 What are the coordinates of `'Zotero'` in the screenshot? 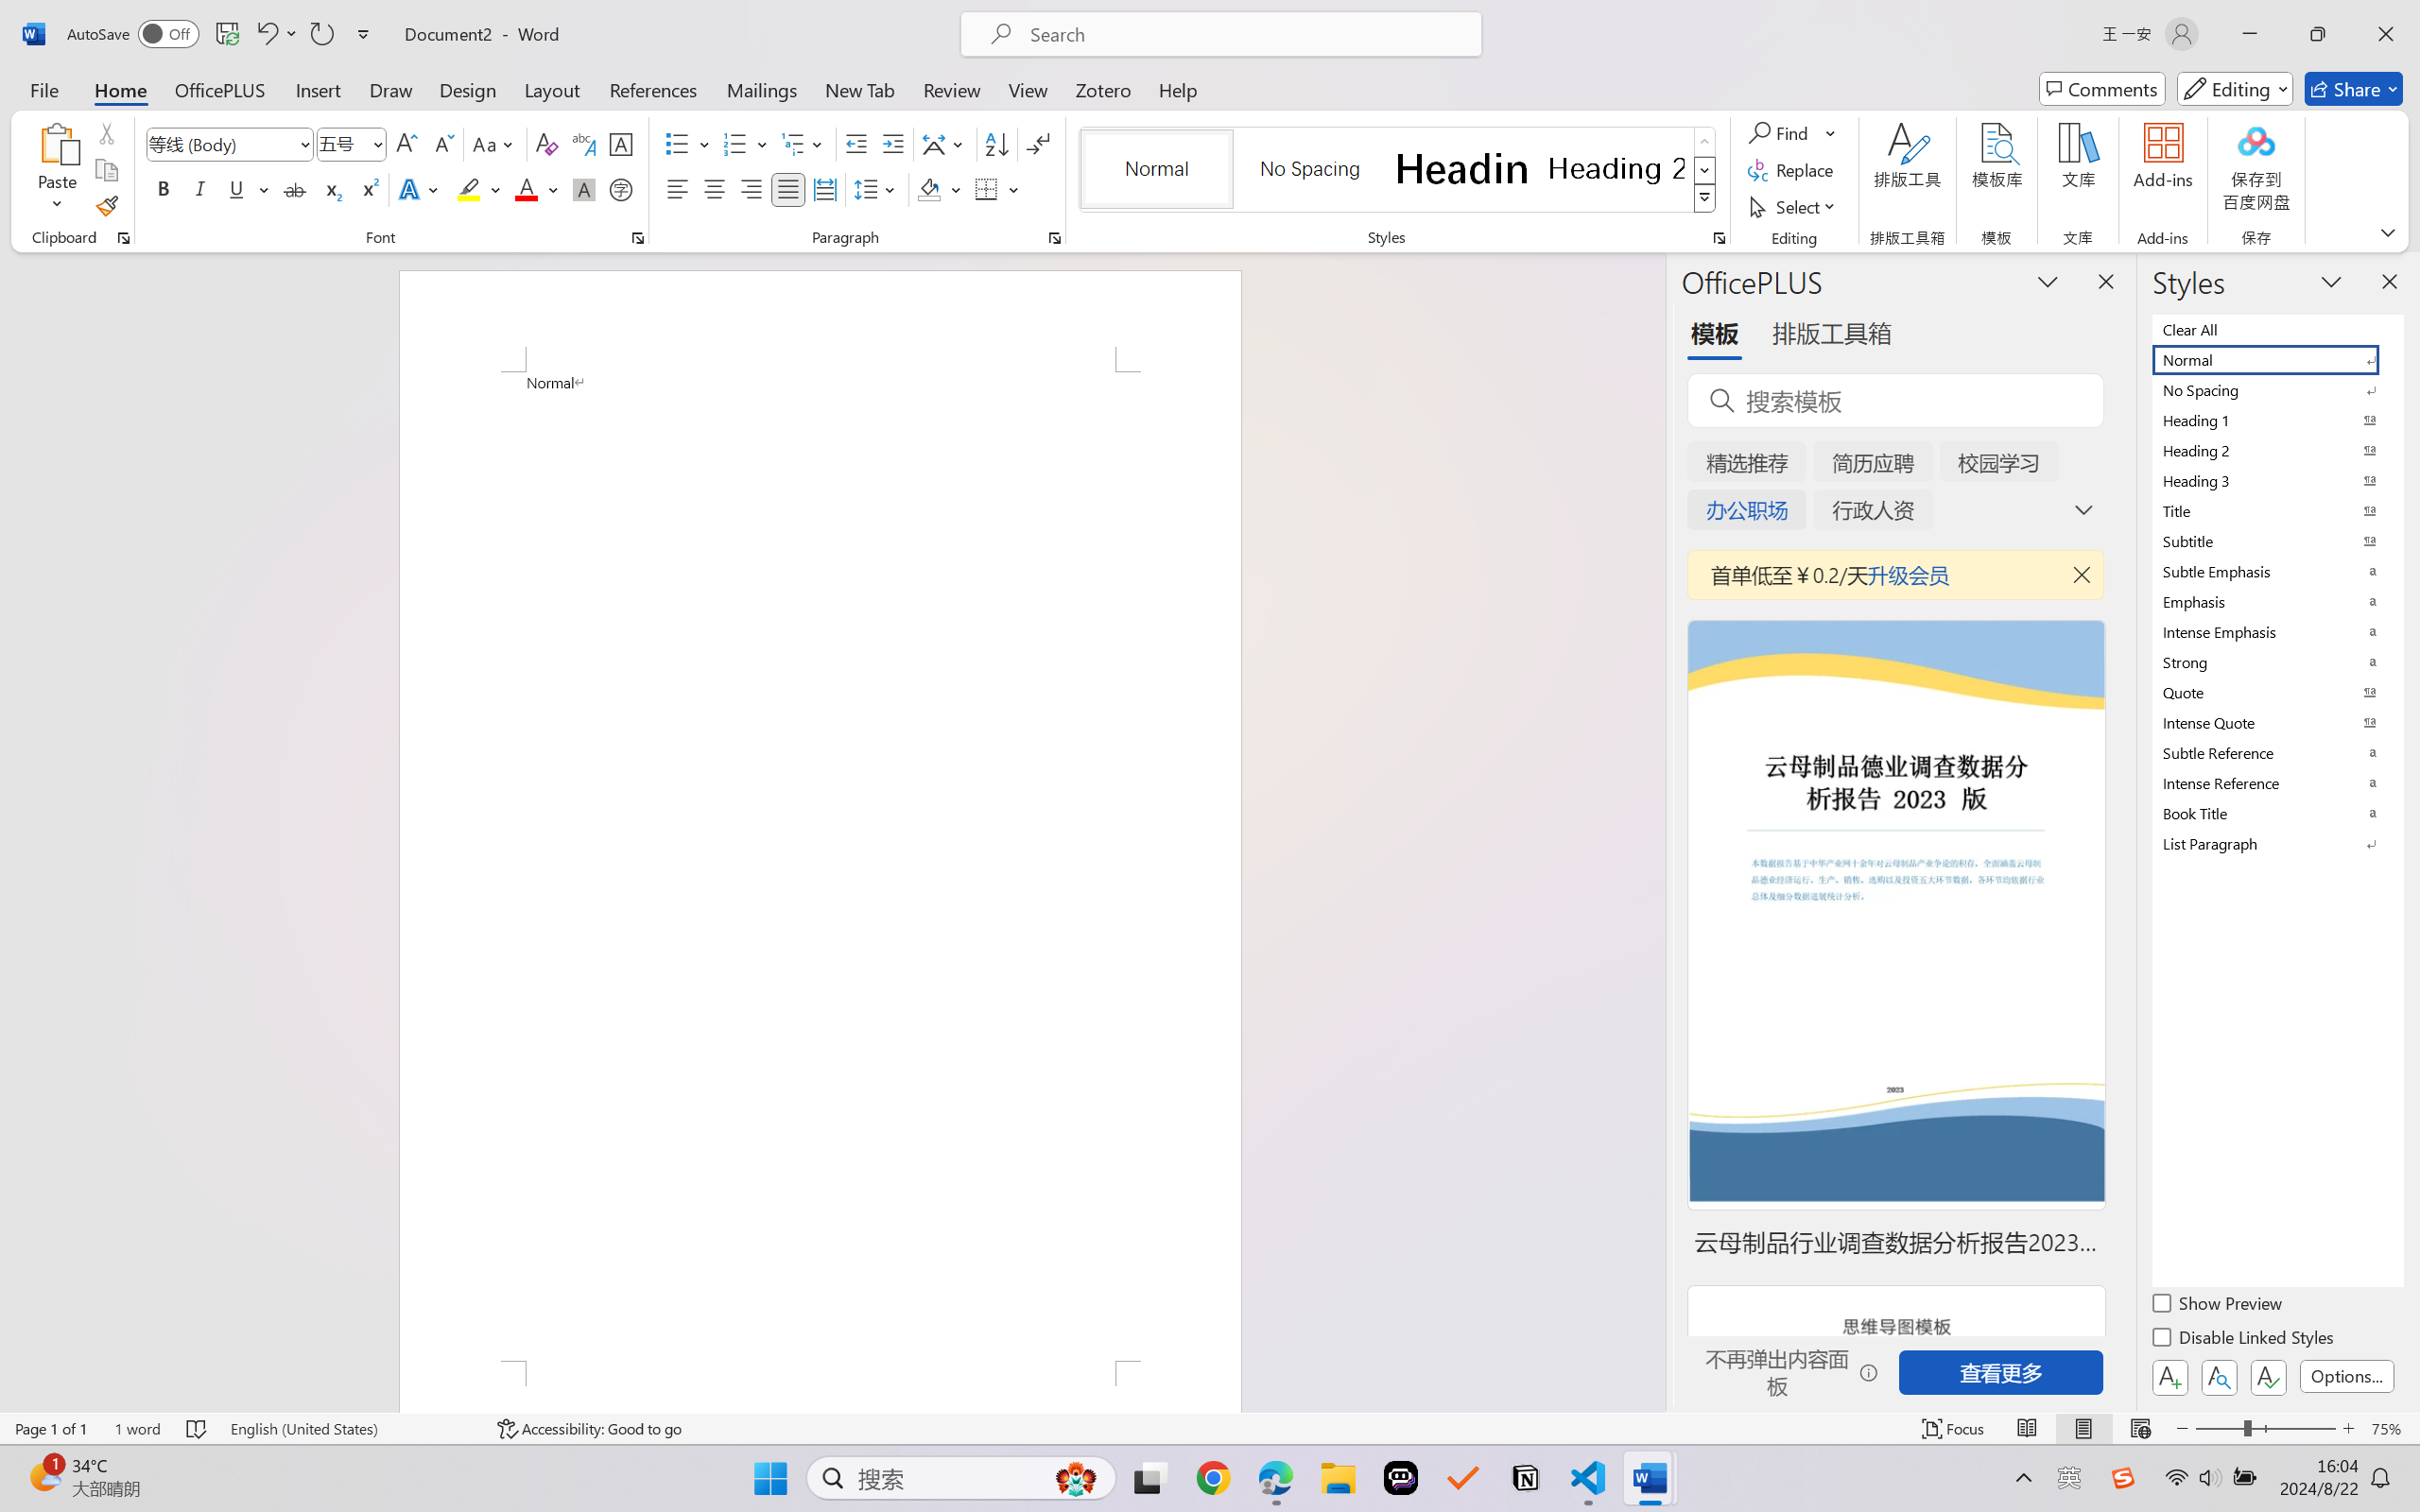 It's located at (1102, 88).